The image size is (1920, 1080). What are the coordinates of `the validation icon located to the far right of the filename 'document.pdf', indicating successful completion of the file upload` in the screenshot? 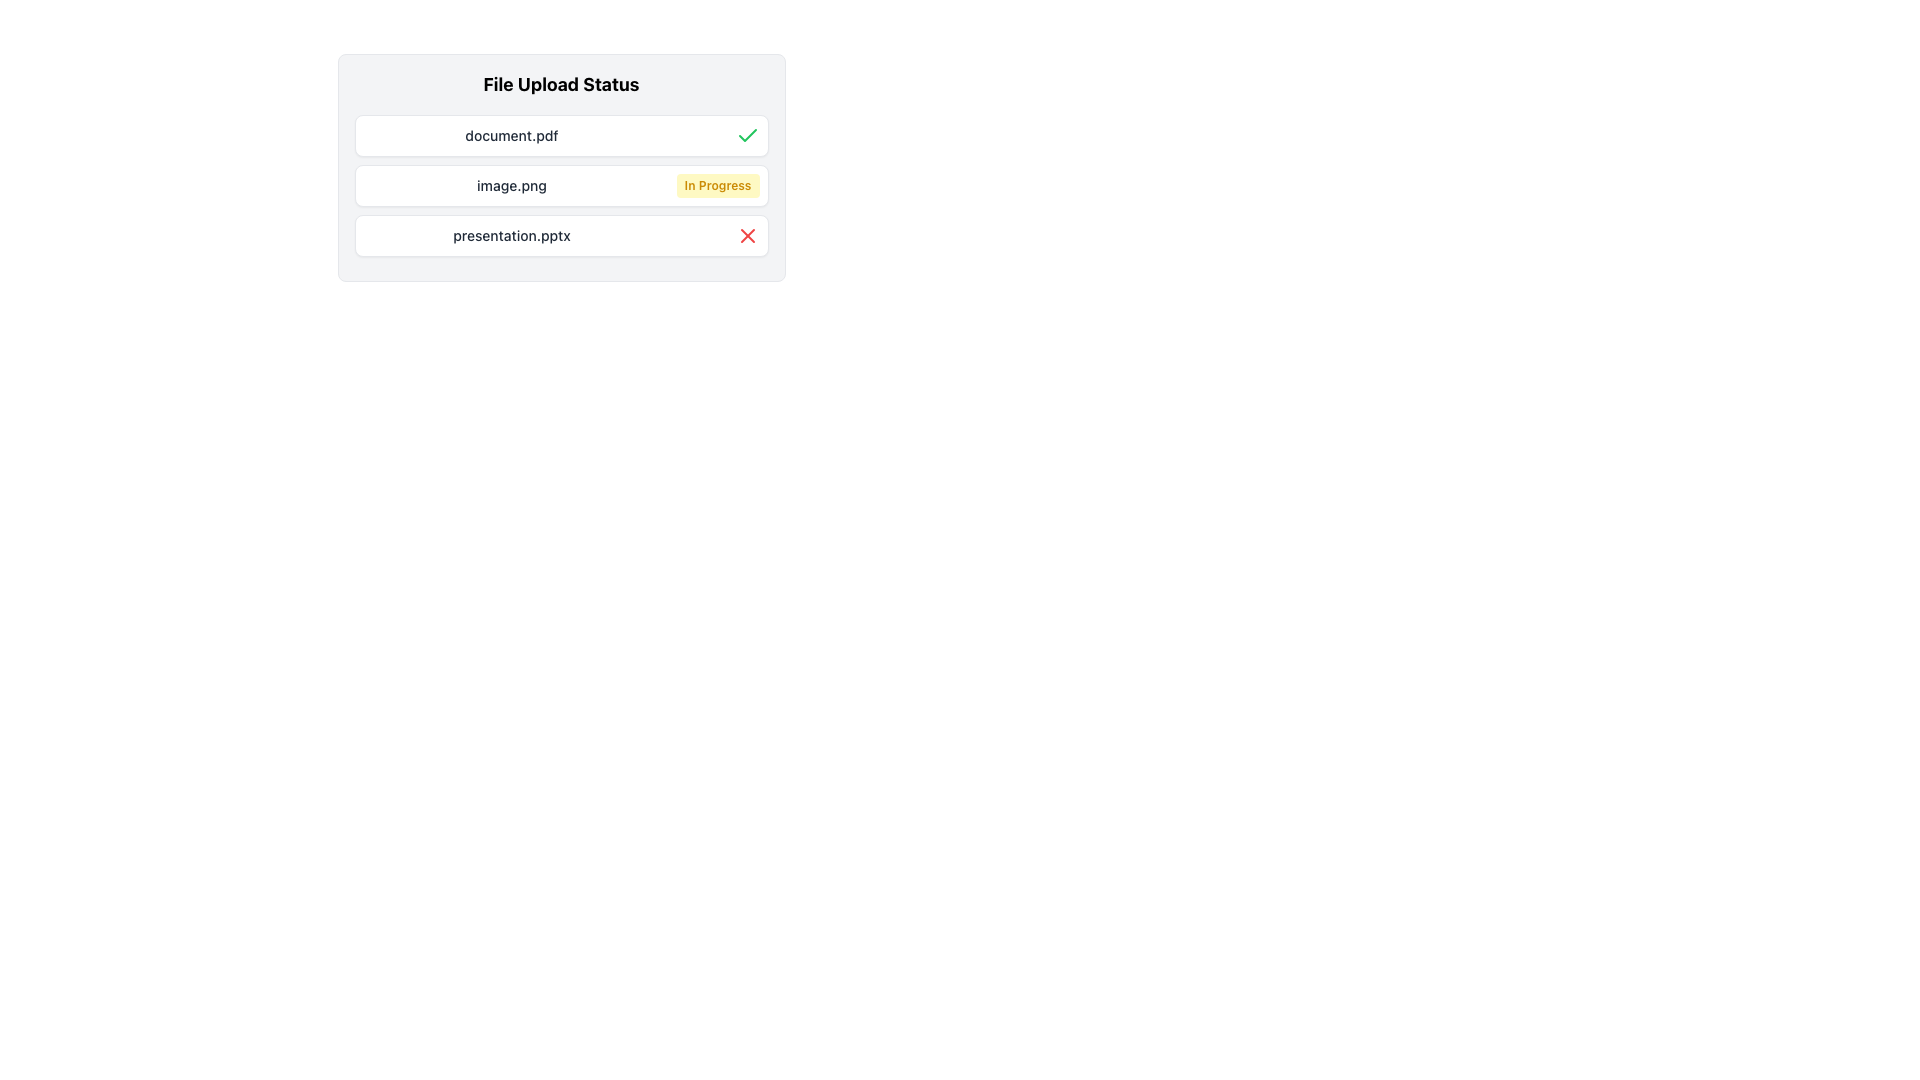 It's located at (746, 135).